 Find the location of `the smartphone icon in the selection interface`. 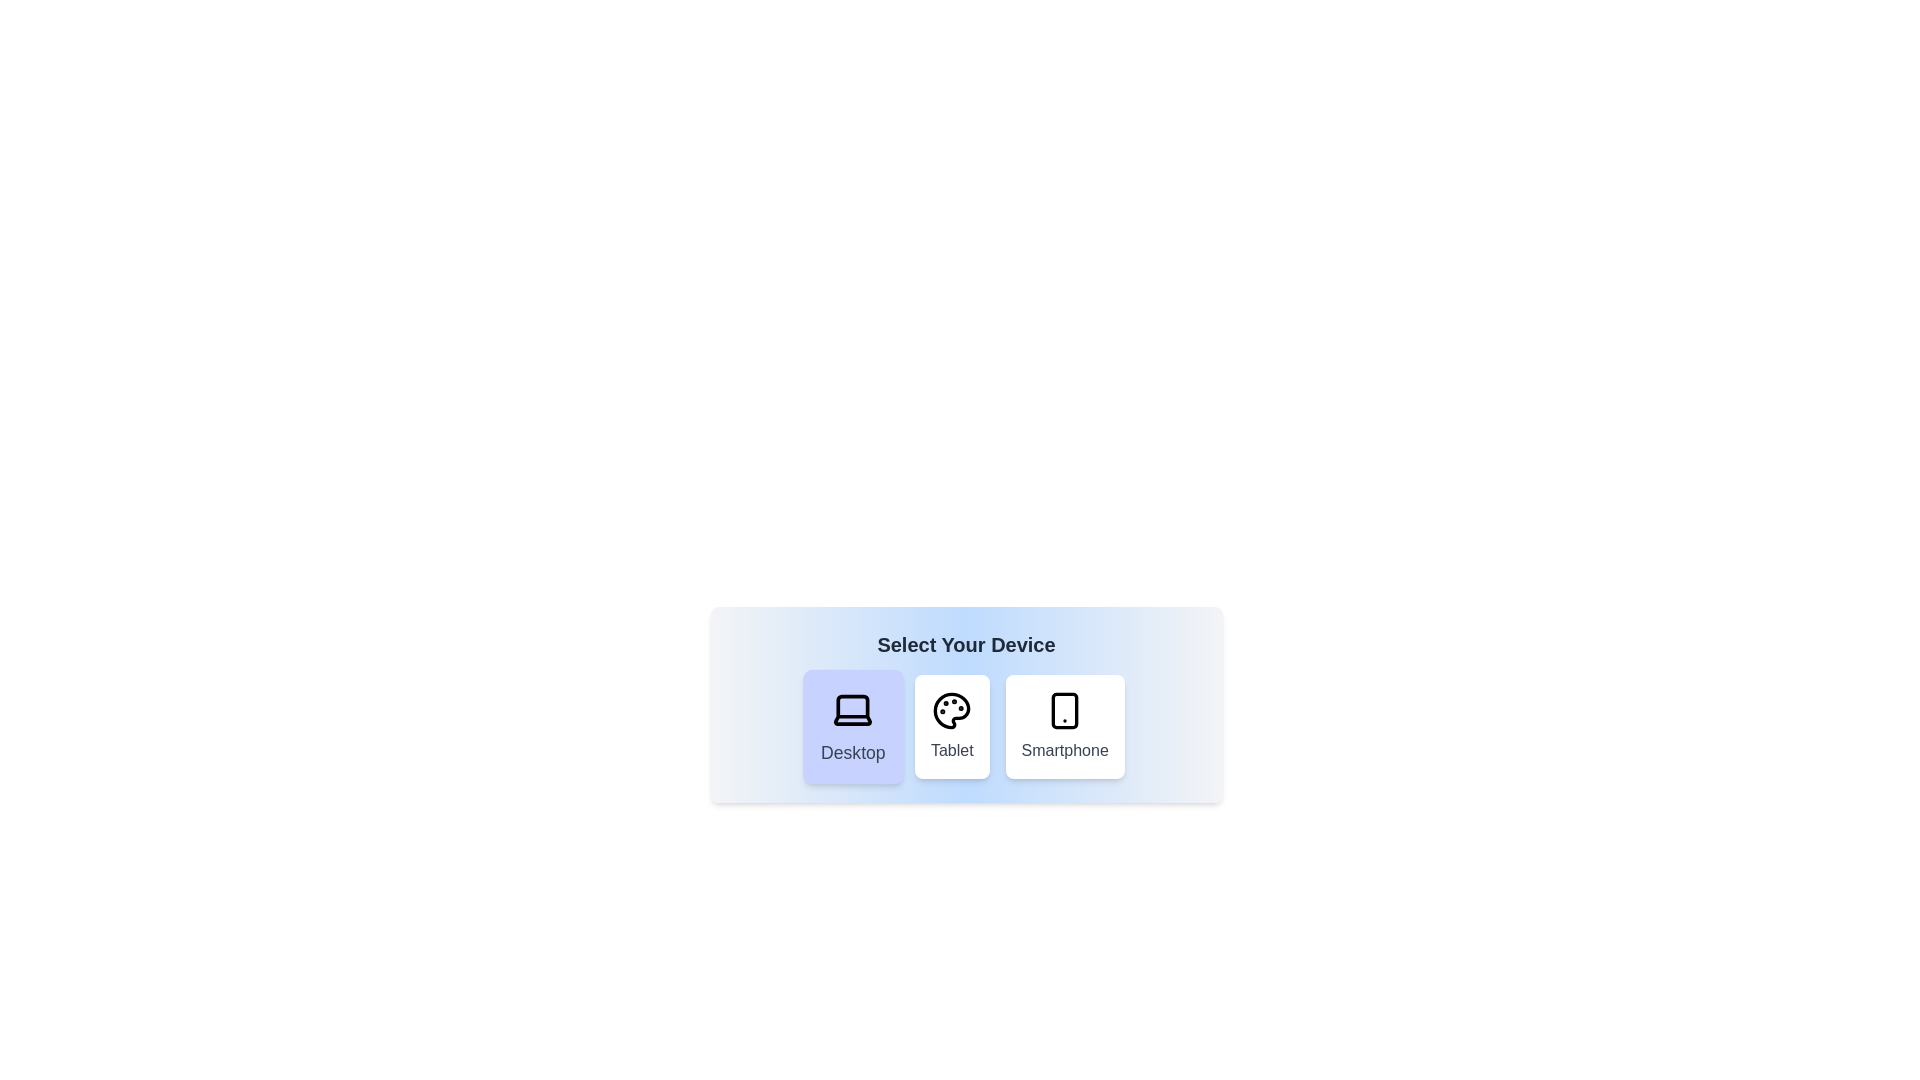

the smartphone icon in the selection interface is located at coordinates (1064, 709).